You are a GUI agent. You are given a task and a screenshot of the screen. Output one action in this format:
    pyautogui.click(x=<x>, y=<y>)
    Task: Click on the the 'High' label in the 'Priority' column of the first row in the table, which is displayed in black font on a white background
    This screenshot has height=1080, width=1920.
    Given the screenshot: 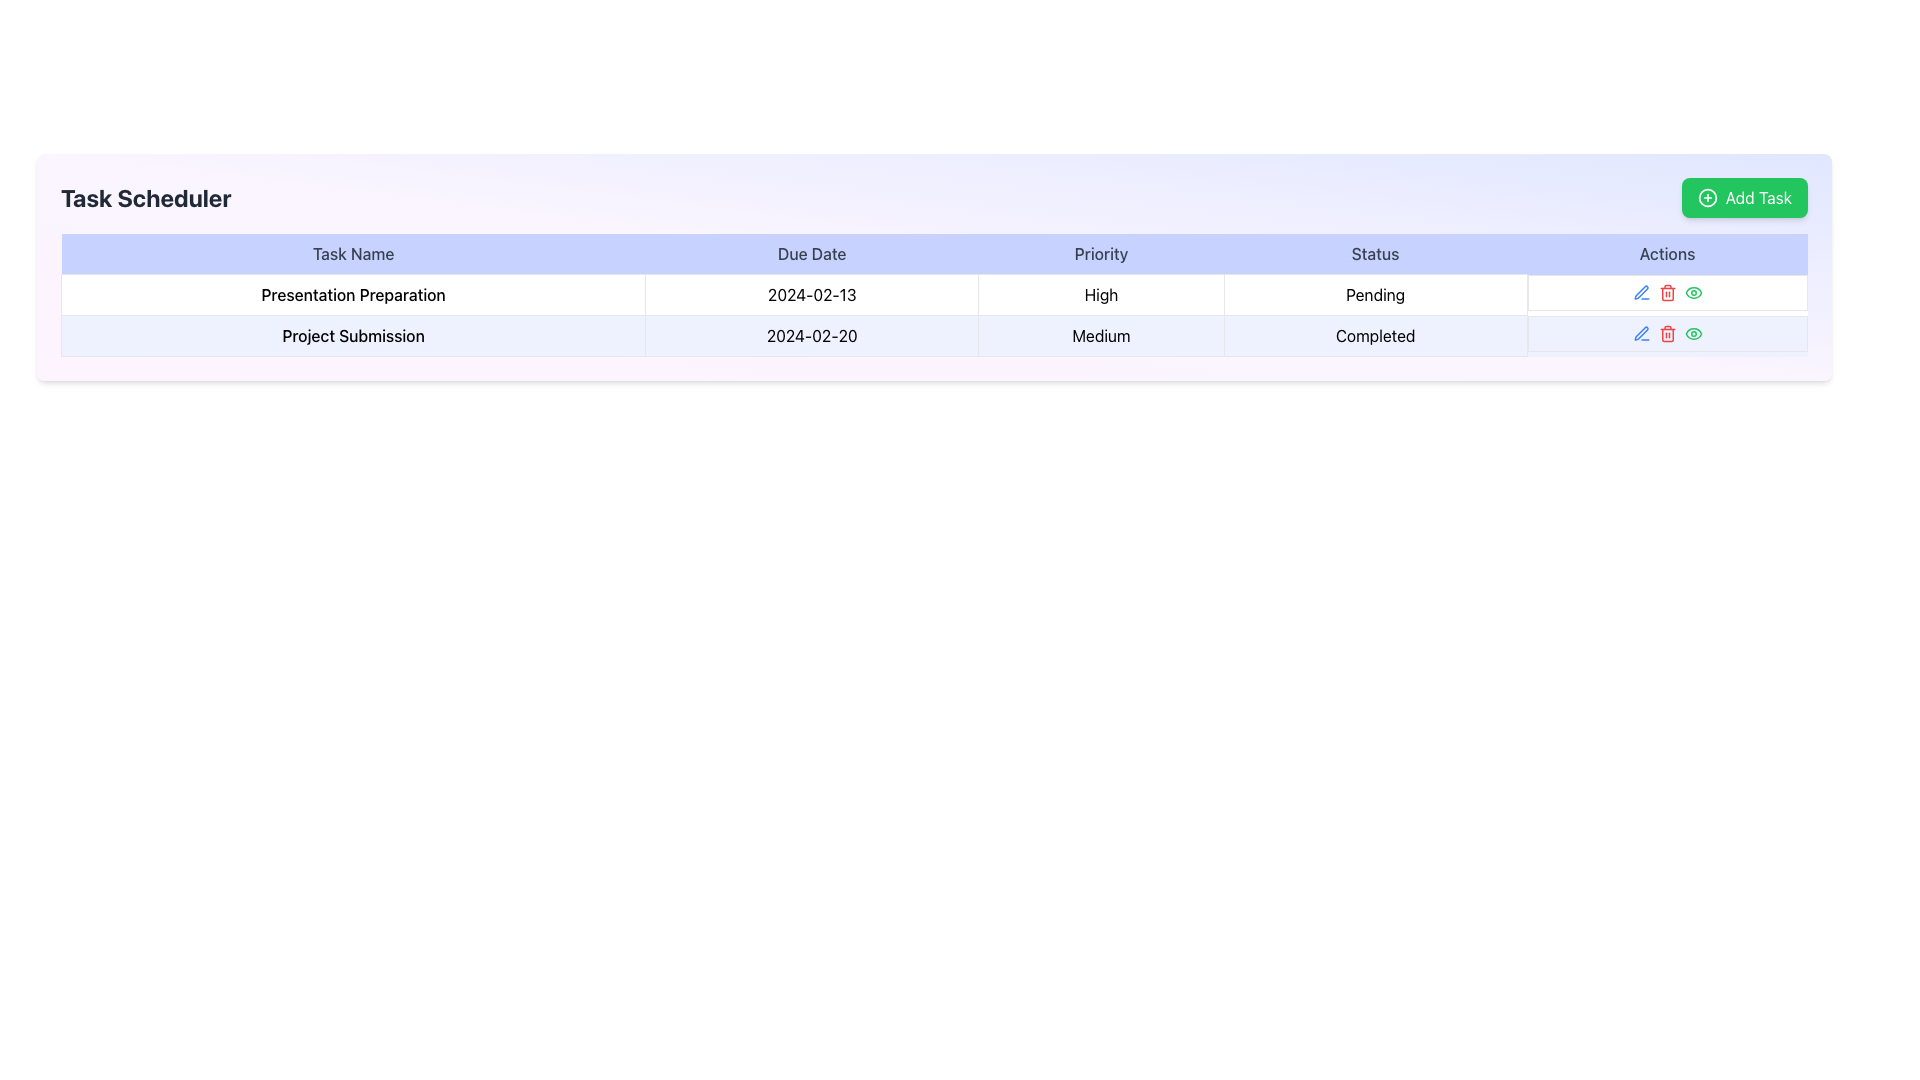 What is the action you would take?
    pyautogui.click(x=1100, y=294)
    